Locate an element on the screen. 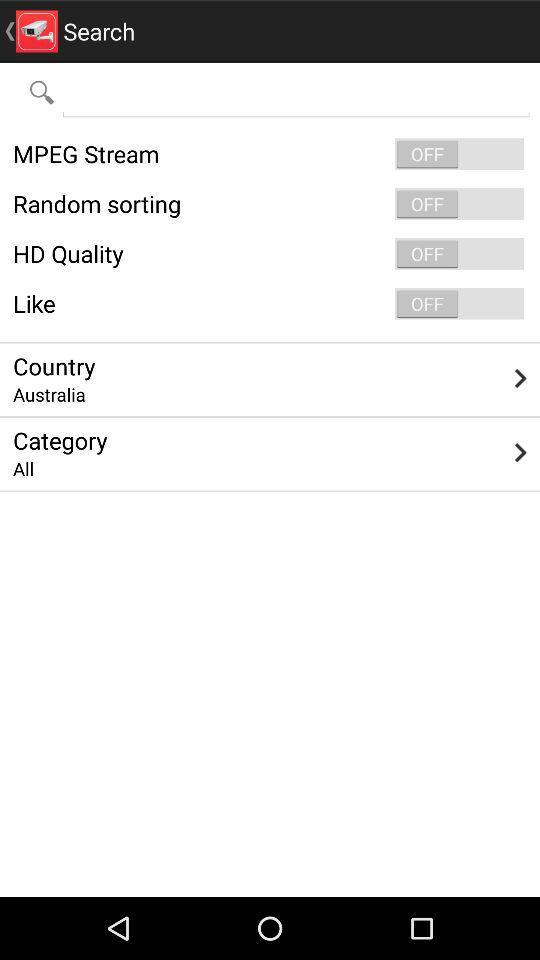  the random sorting icon is located at coordinates (270, 204).